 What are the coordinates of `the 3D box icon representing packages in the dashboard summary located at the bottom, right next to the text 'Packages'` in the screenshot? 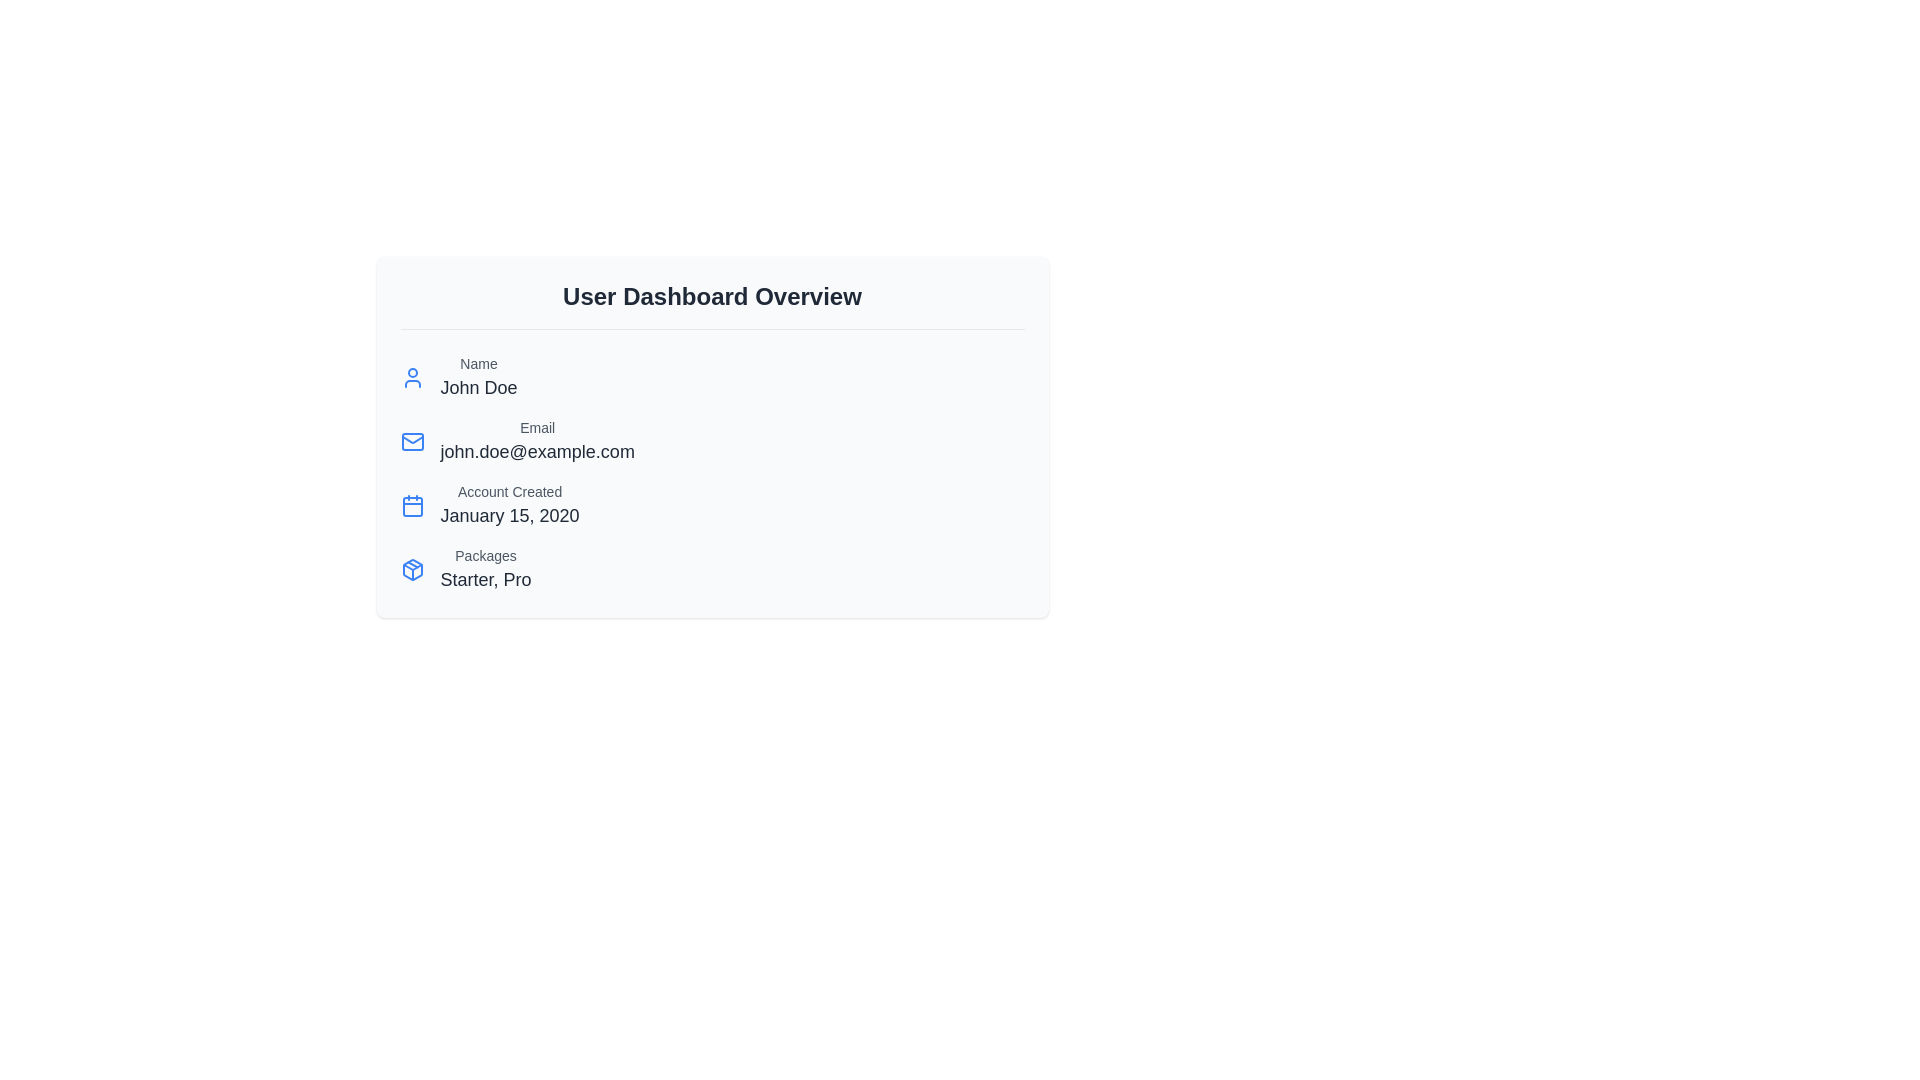 It's located at (411, 570).